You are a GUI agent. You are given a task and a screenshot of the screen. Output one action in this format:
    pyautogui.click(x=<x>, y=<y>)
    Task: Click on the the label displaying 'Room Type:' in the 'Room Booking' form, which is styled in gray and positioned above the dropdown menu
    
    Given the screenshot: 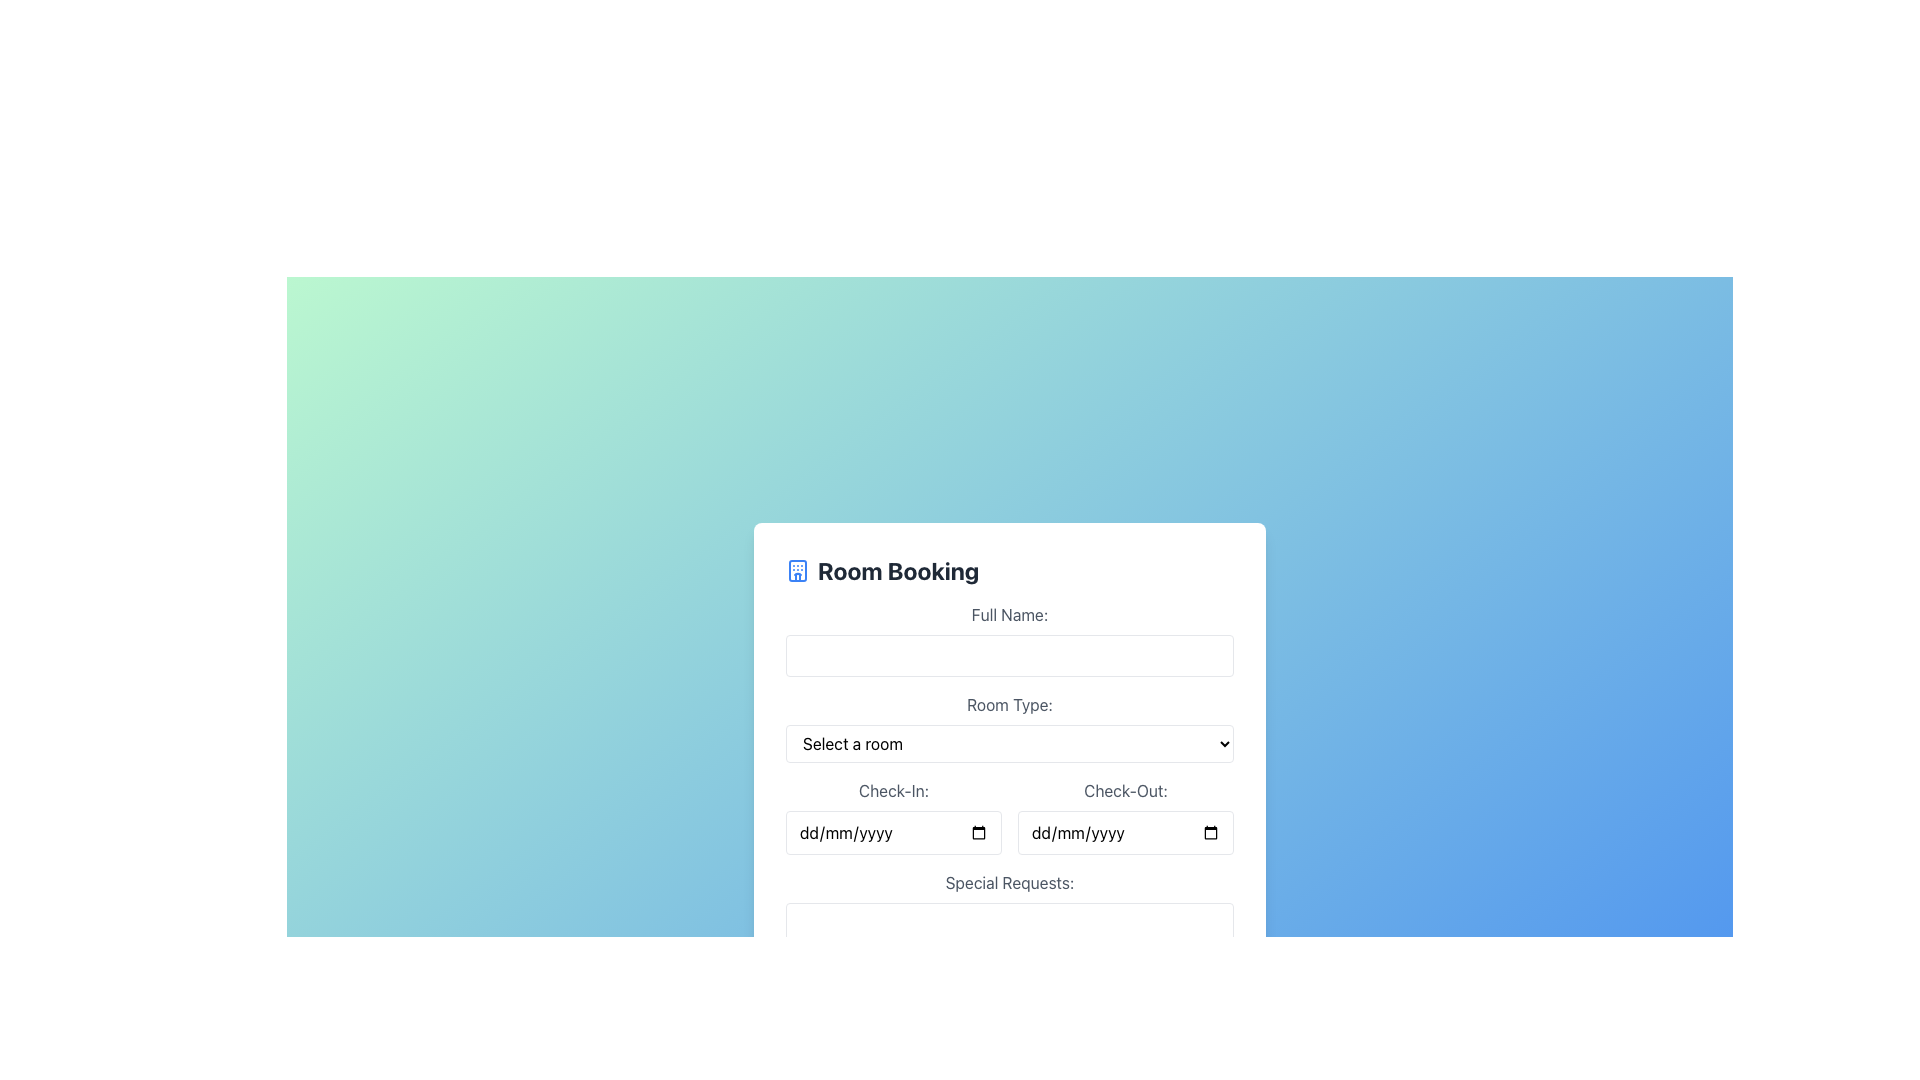 What is the action you would take?
    pyautogui.click(x=1009, y=704)
    